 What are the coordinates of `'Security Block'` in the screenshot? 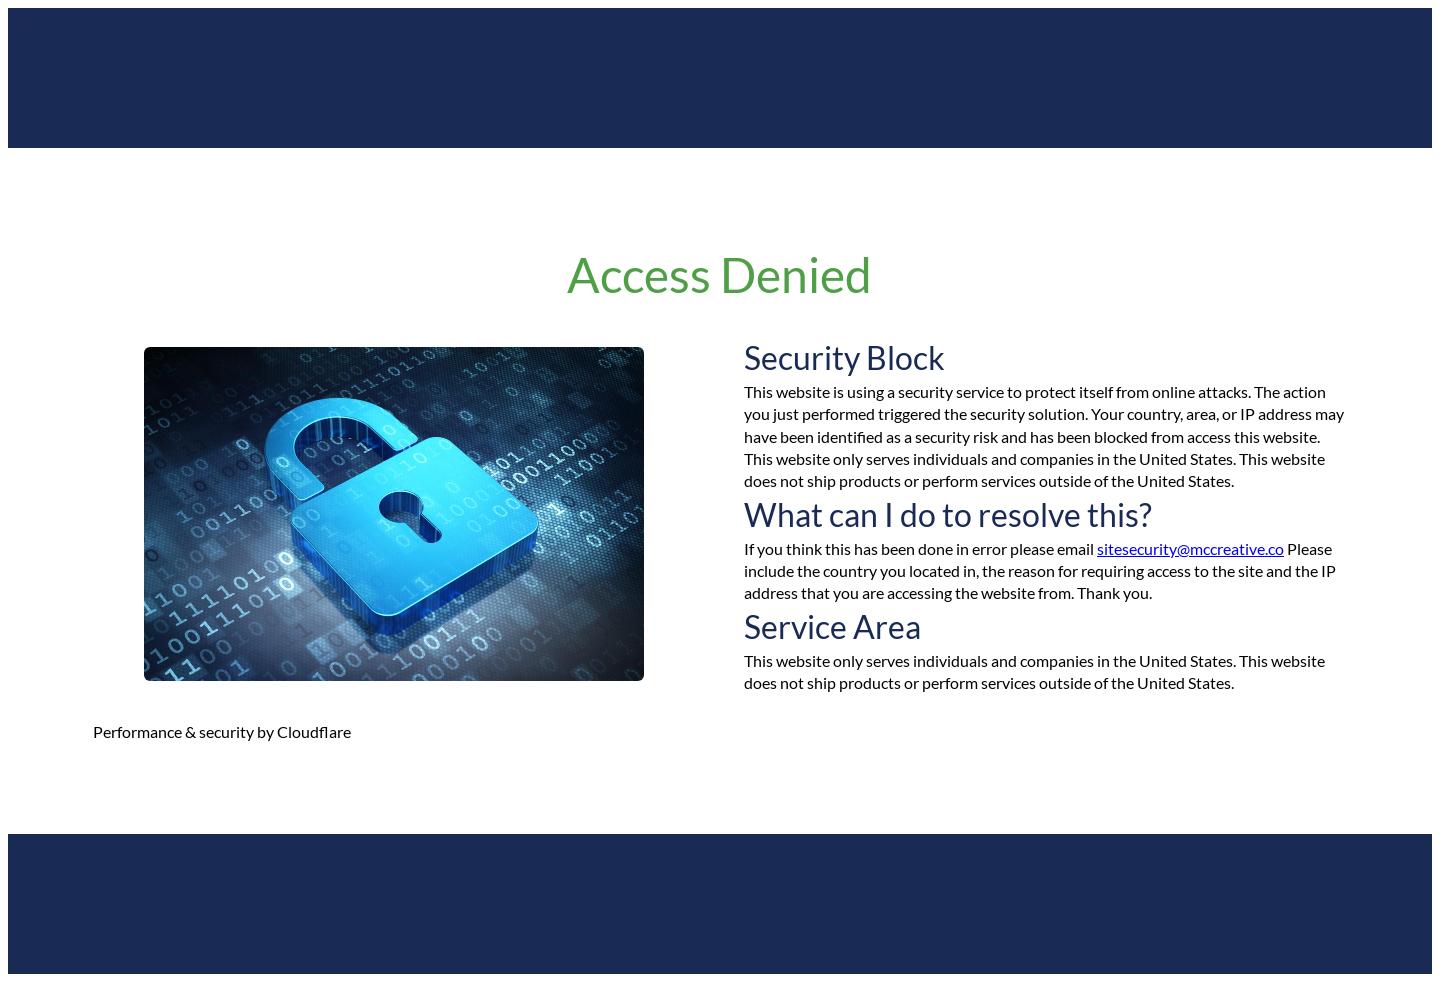 It's located at (843, 356).